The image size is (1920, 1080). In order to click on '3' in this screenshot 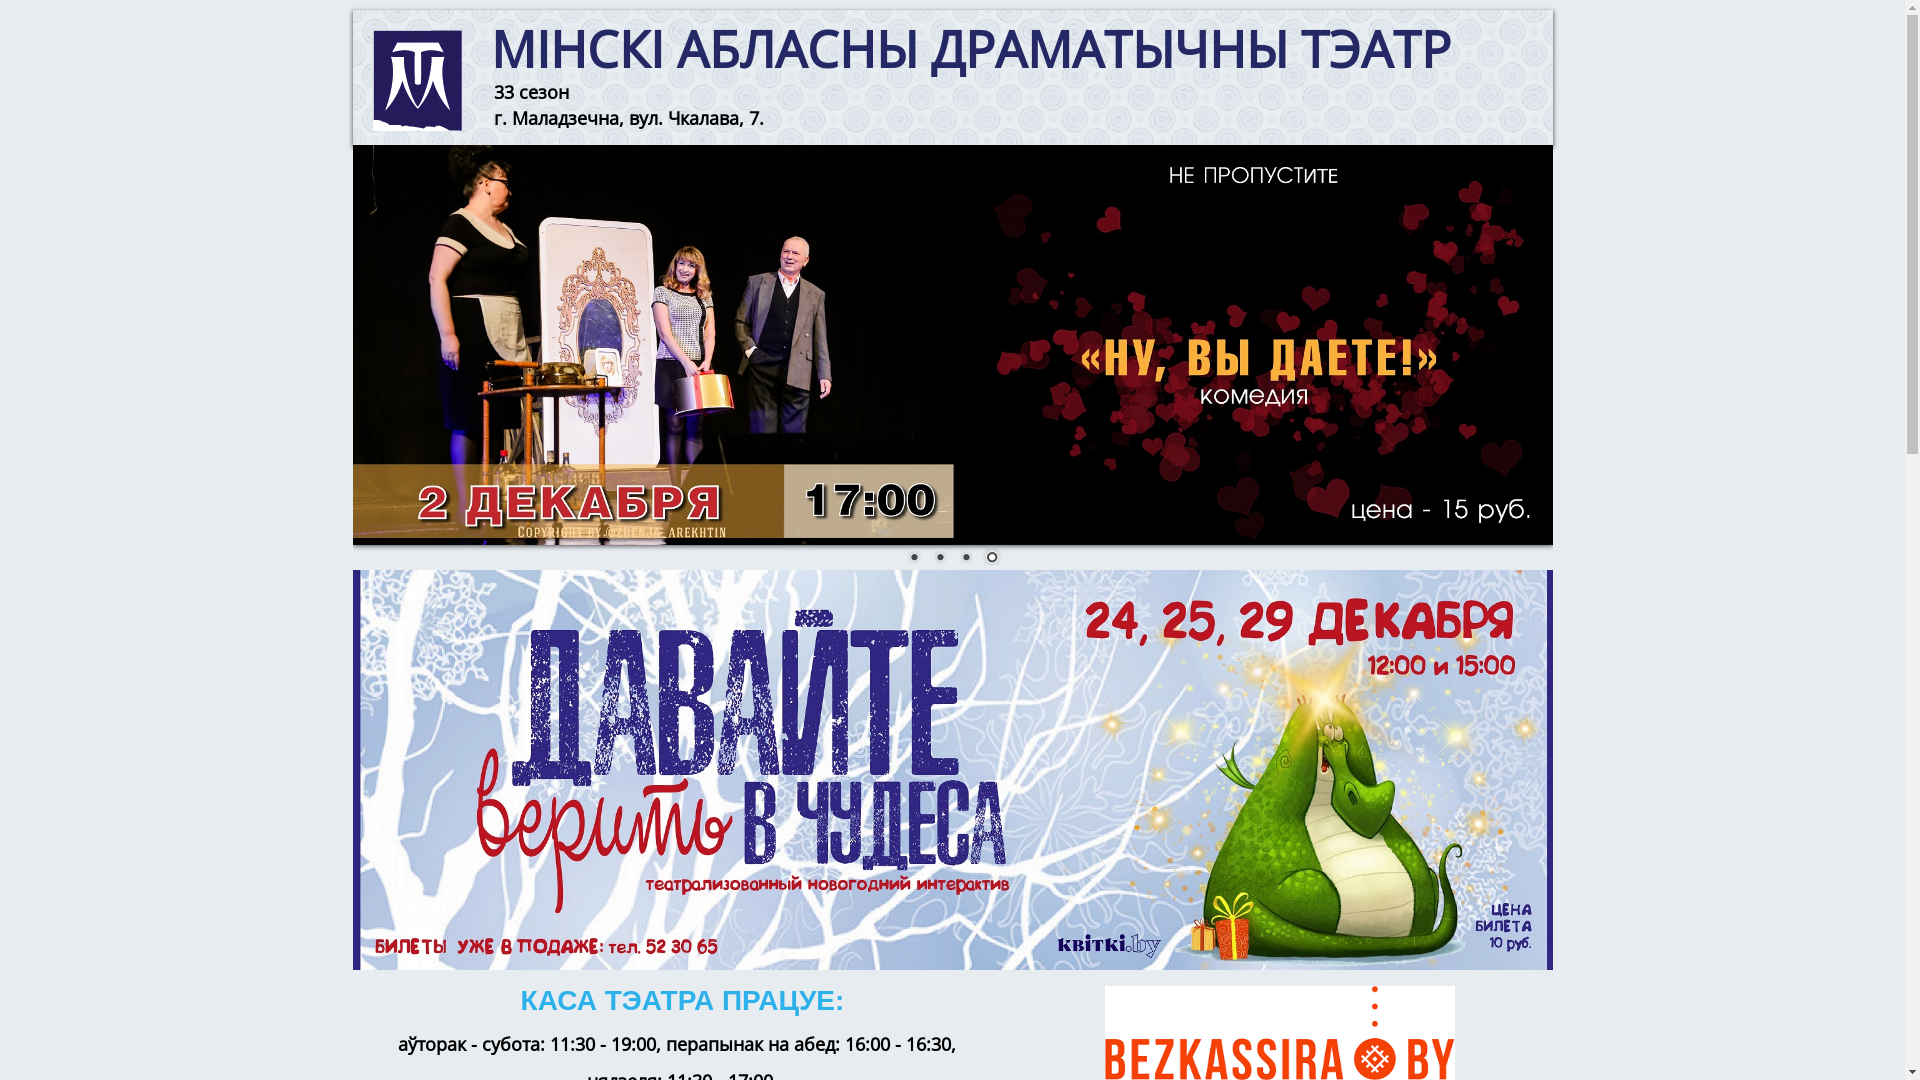, I will do `click(964, 559)`.